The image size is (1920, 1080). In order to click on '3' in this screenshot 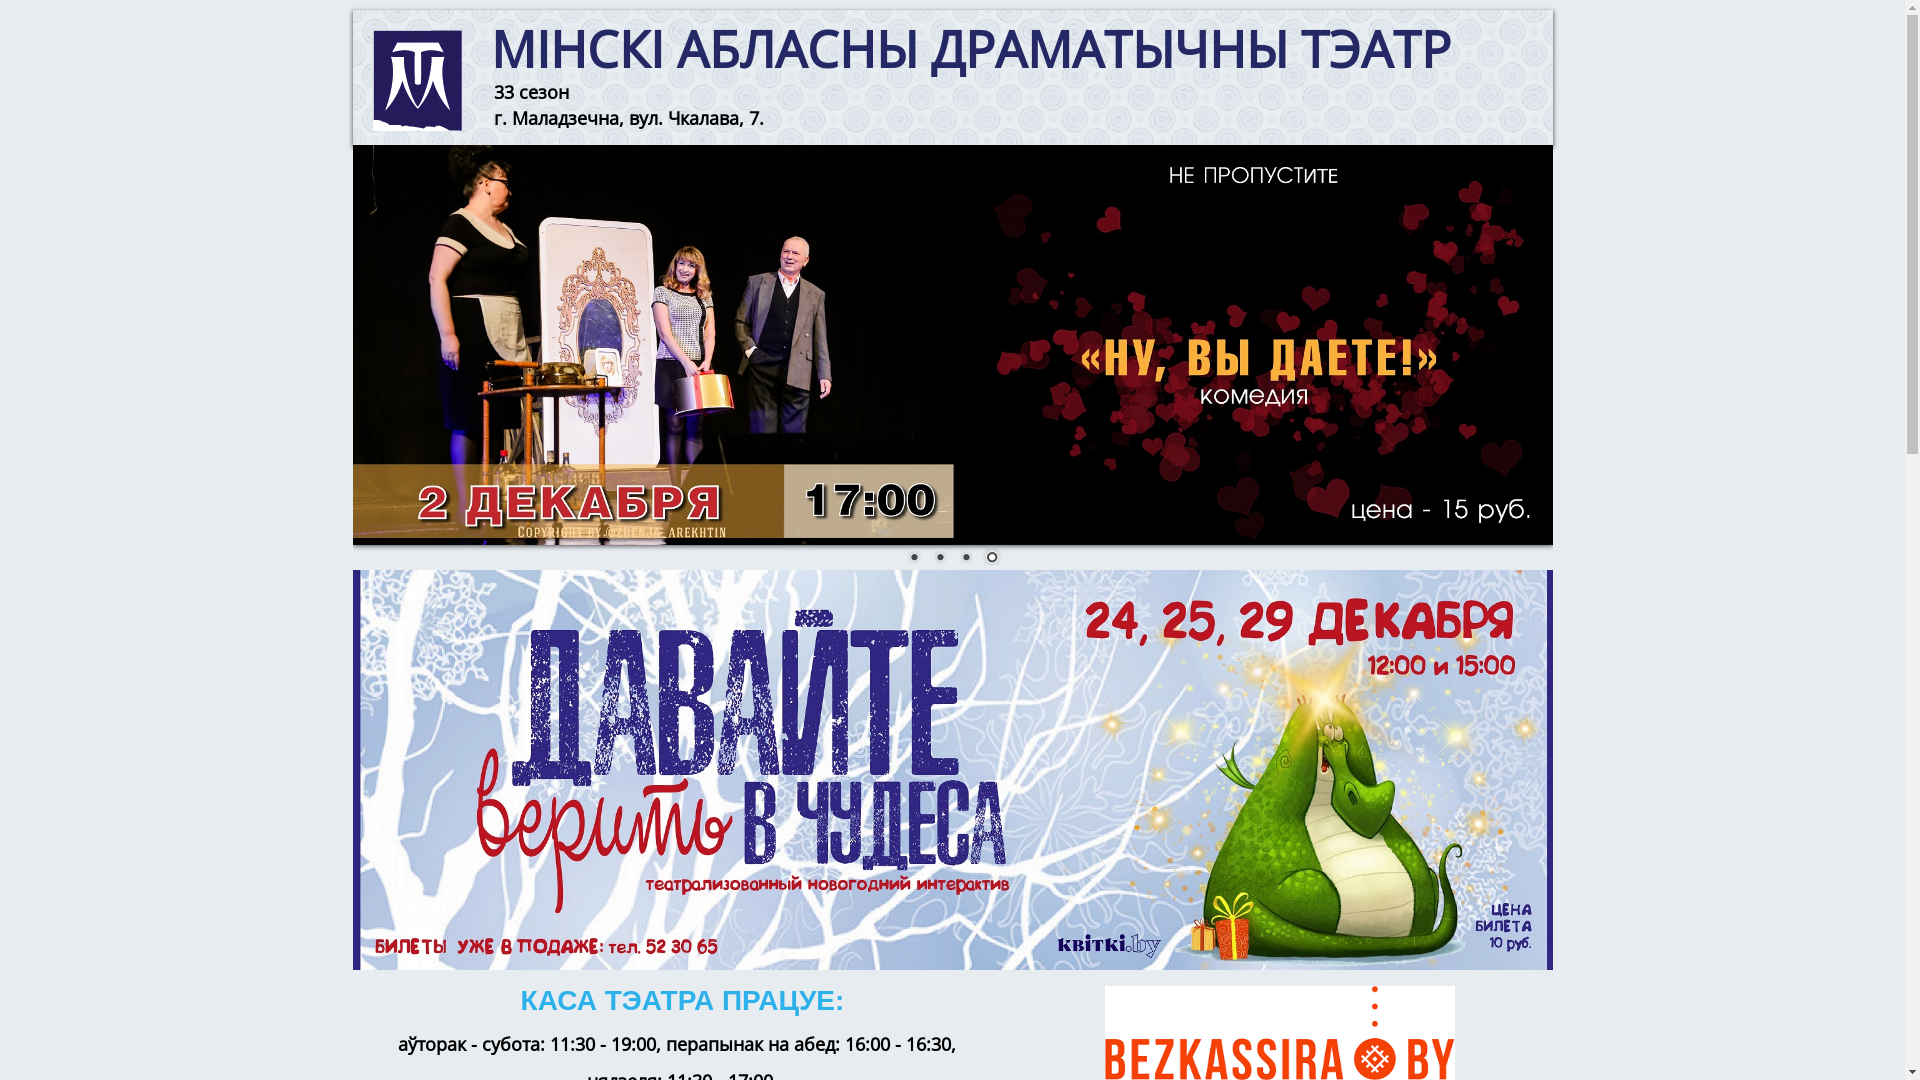, I will do `click(964, 559)`.